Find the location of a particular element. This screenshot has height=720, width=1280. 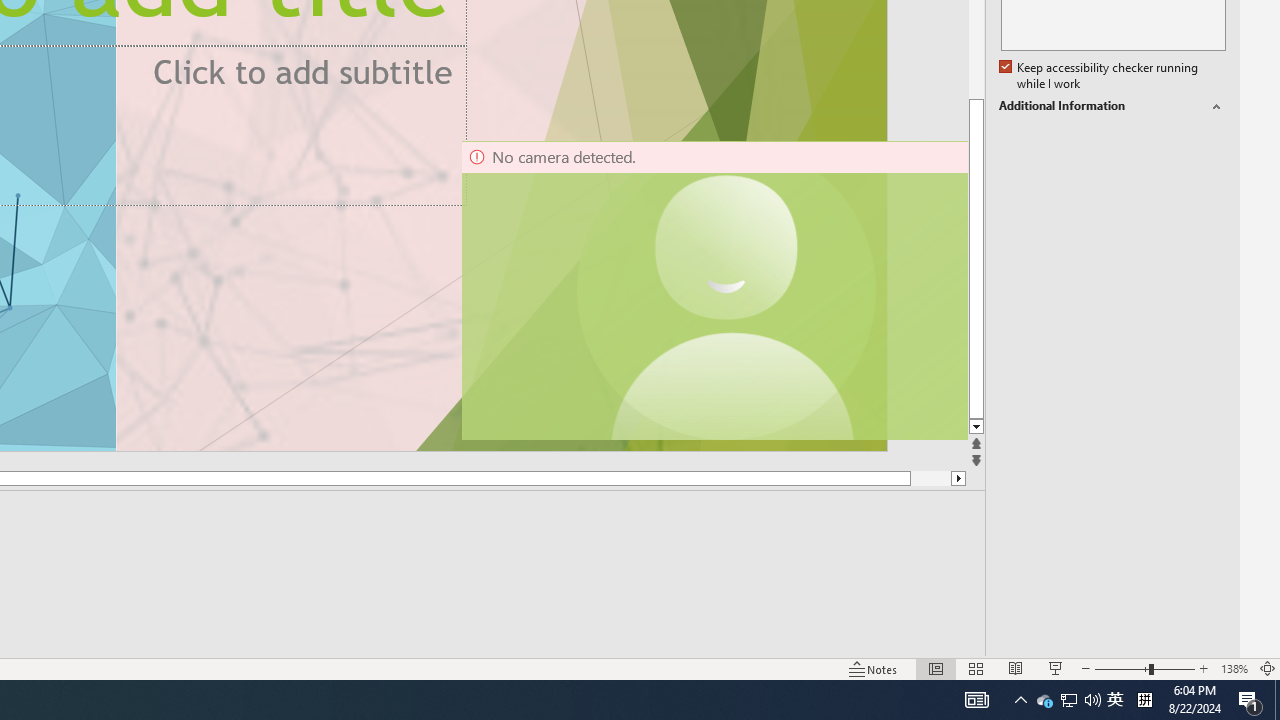

'Action Center, 1 new notification' is located at coordinates (1250, 698).